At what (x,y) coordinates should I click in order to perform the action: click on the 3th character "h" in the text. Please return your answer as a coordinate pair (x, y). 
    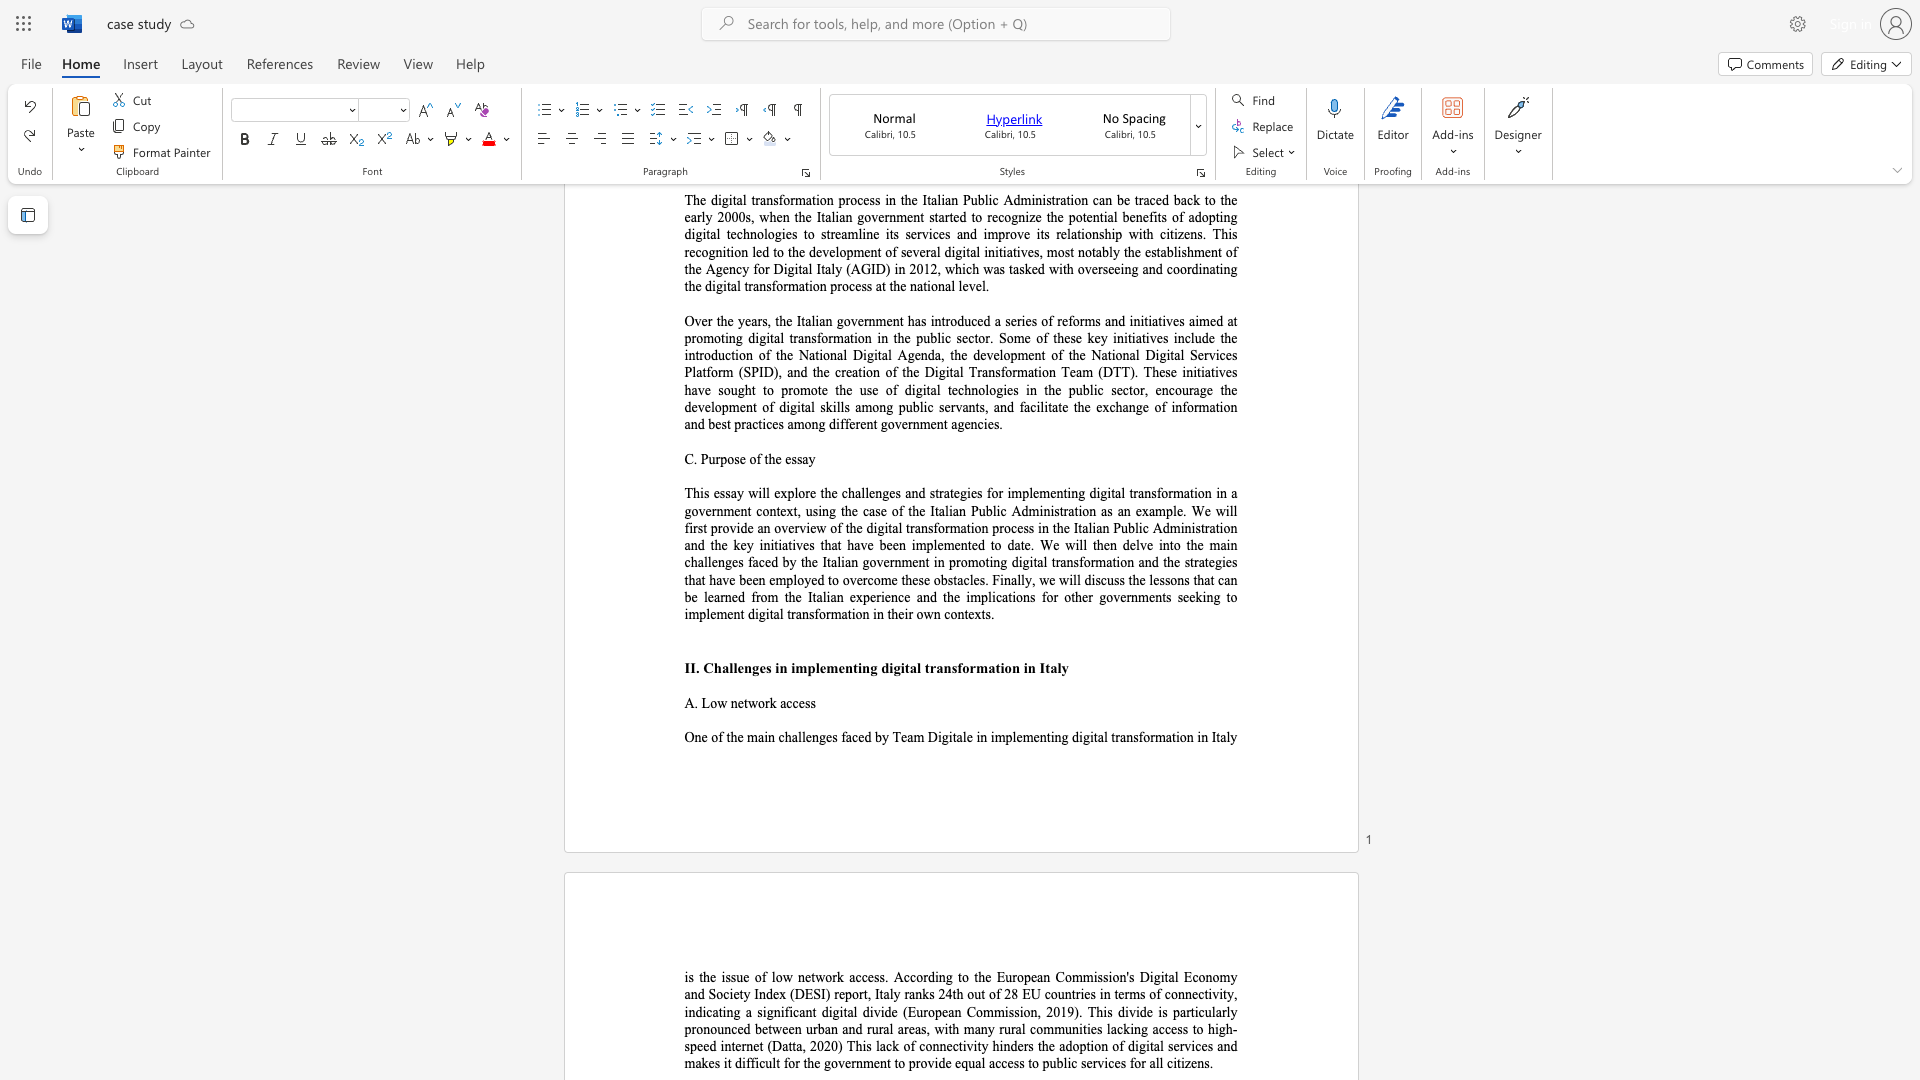
    Looking at the image, I should click on (960, 994).